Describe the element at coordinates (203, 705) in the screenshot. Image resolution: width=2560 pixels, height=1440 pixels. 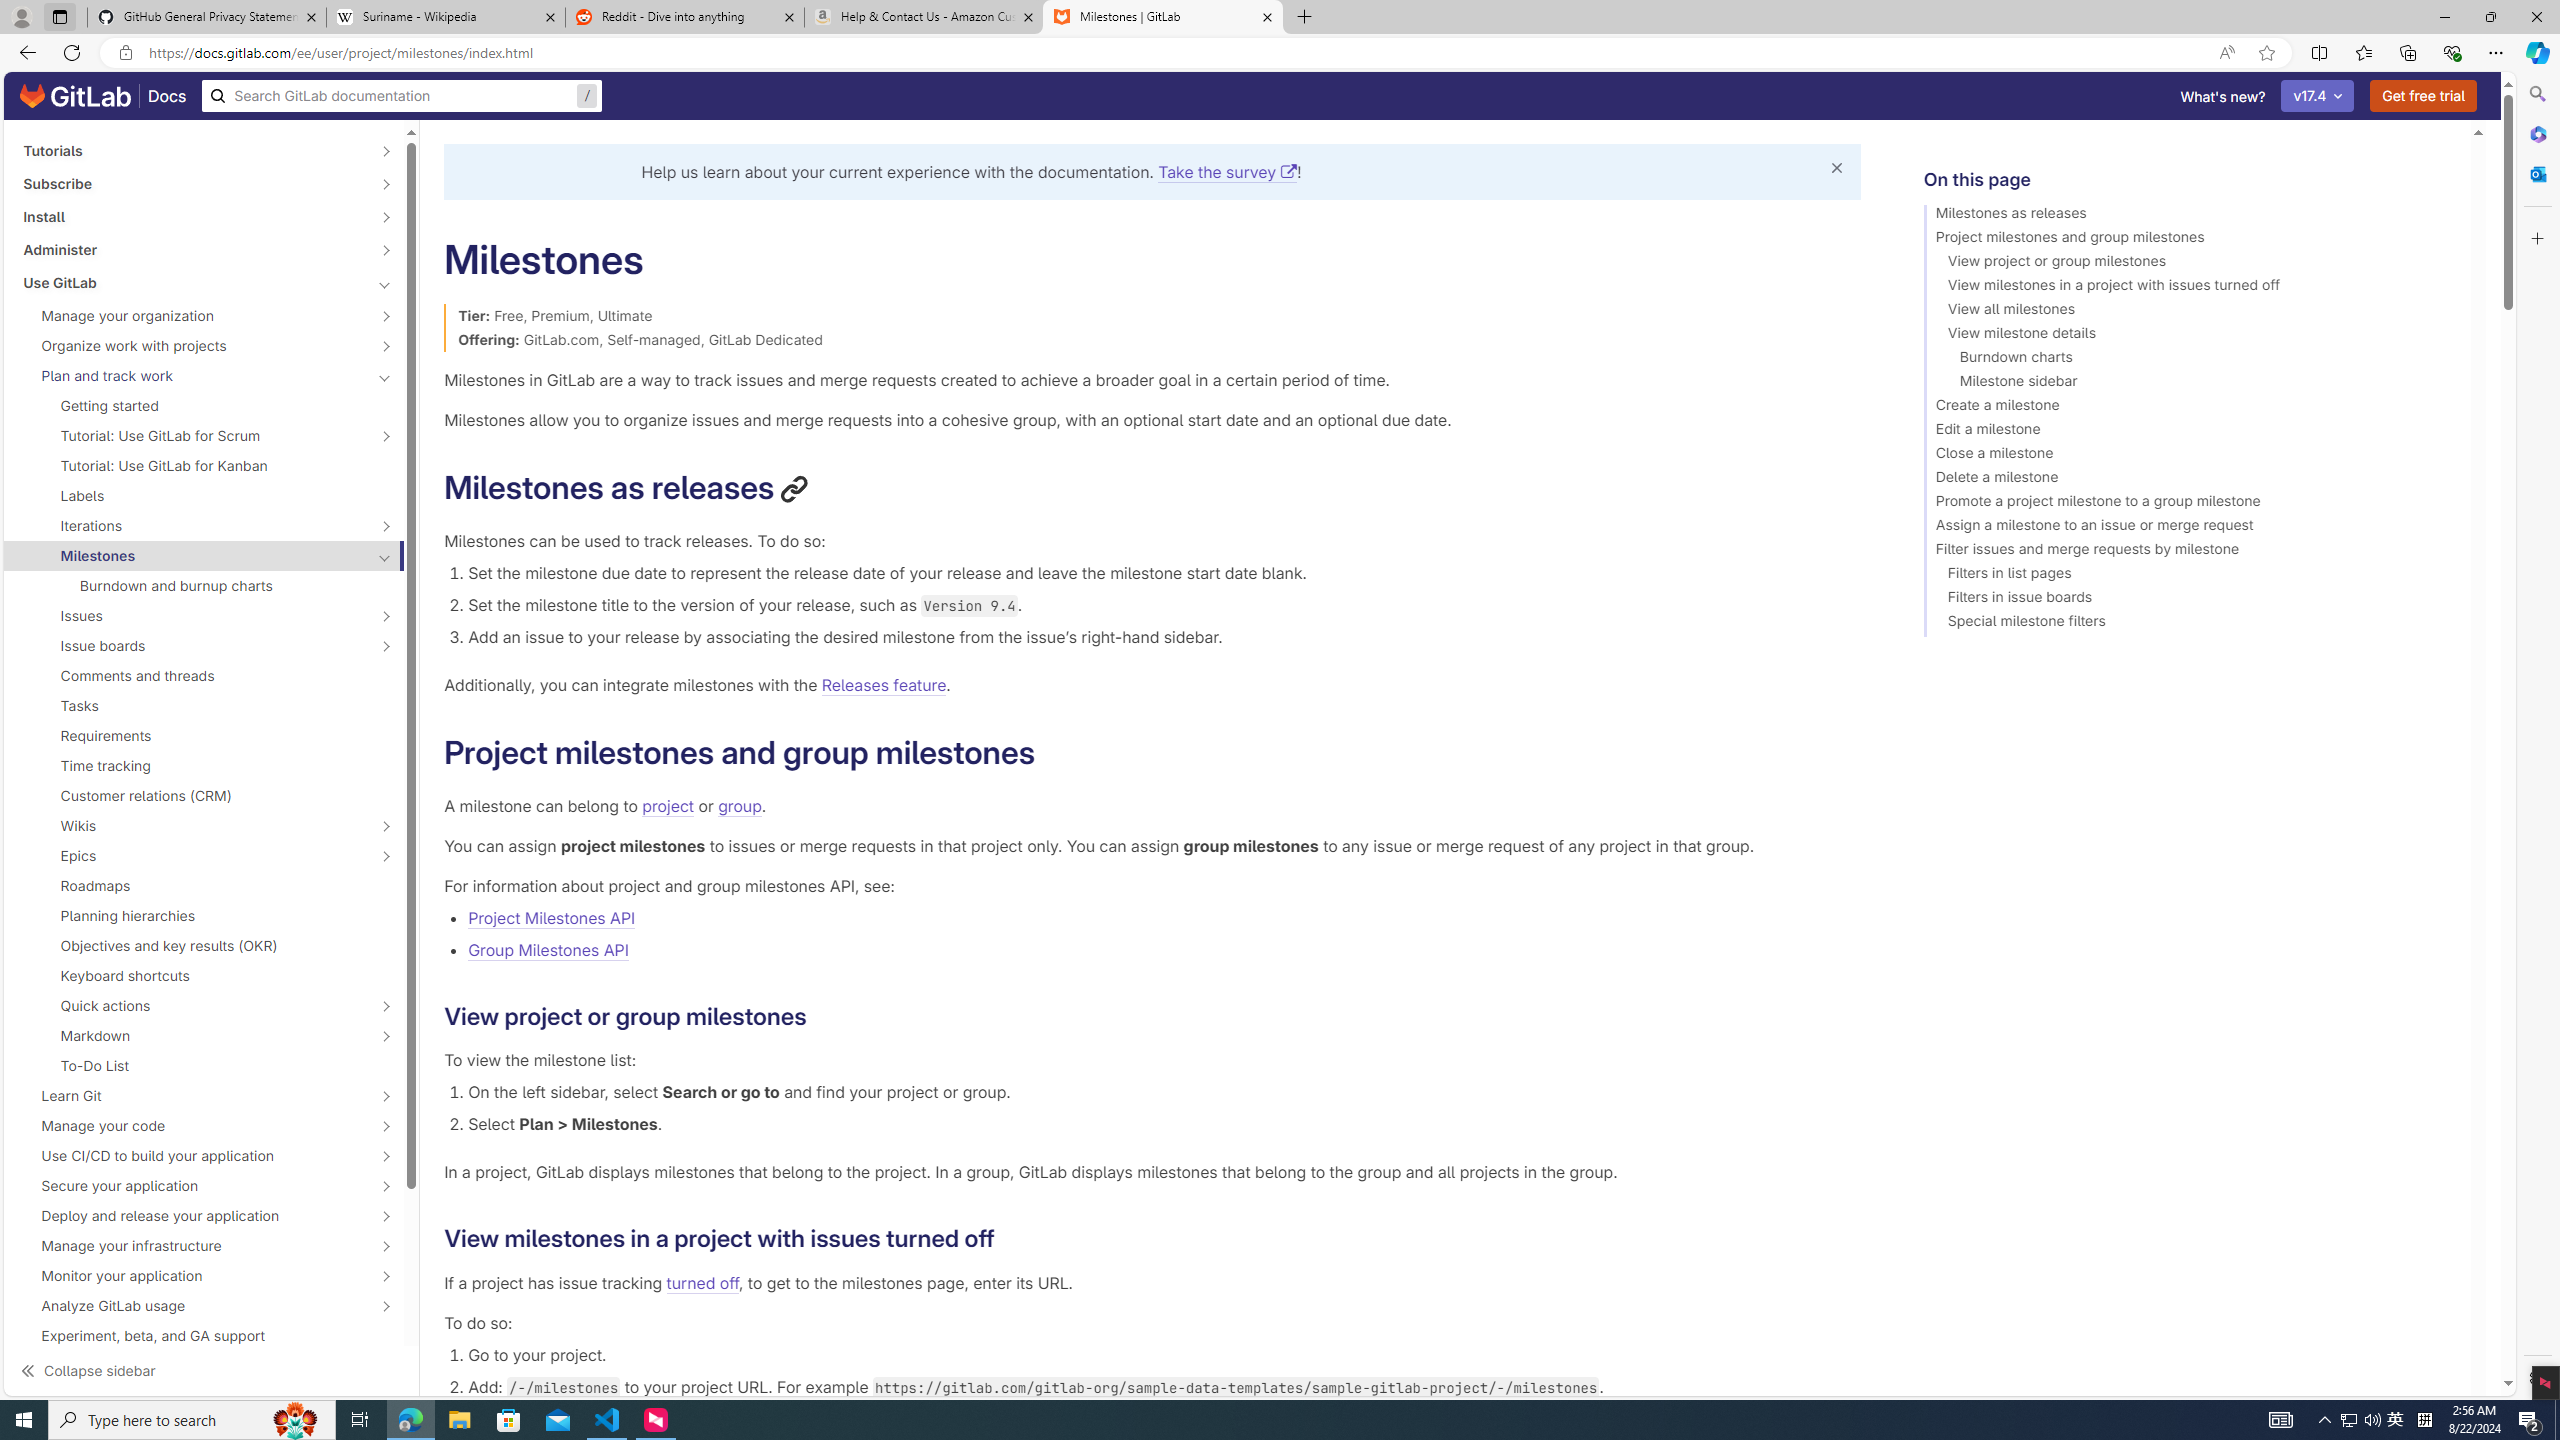
I see `'Tasks'` at that location.